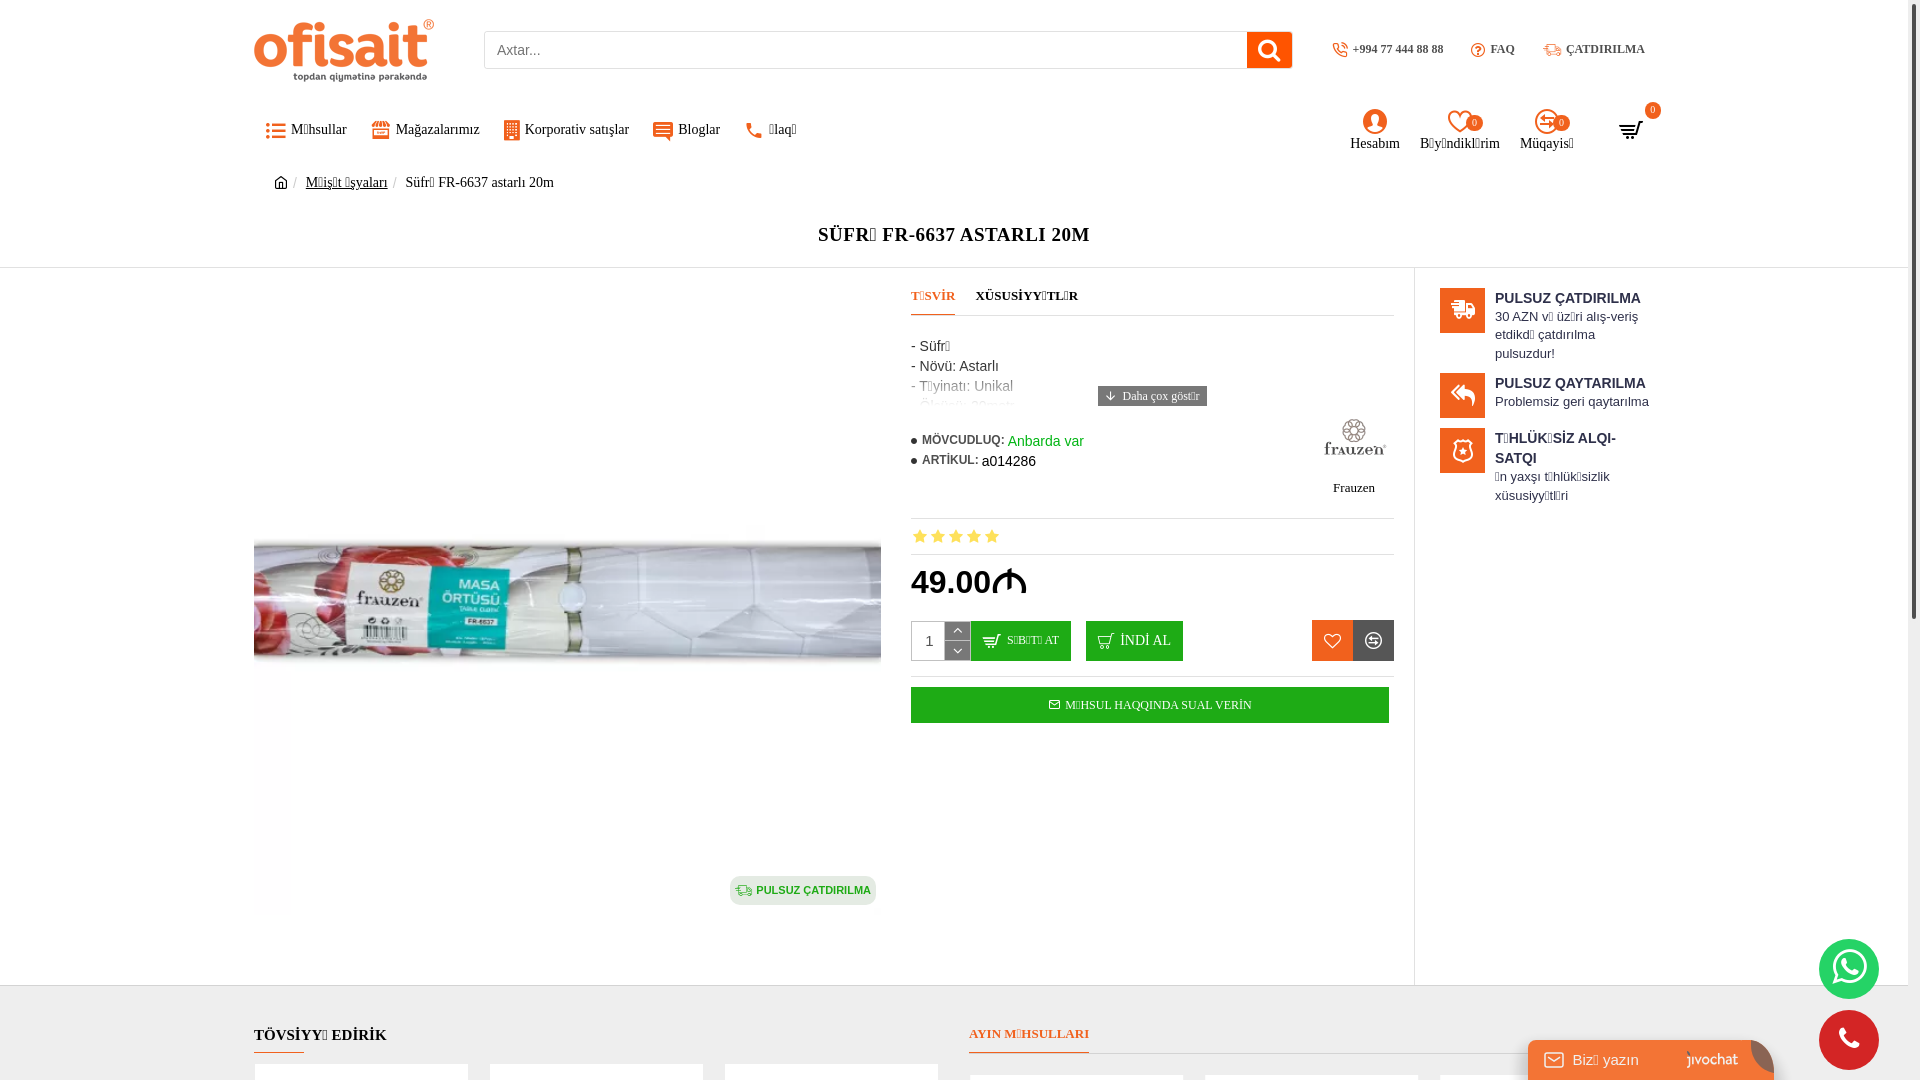  What do you see at coordinates (1353, 451) in the screenshot?
I see `'Frauzen'` at bounding box center [1353, 451].